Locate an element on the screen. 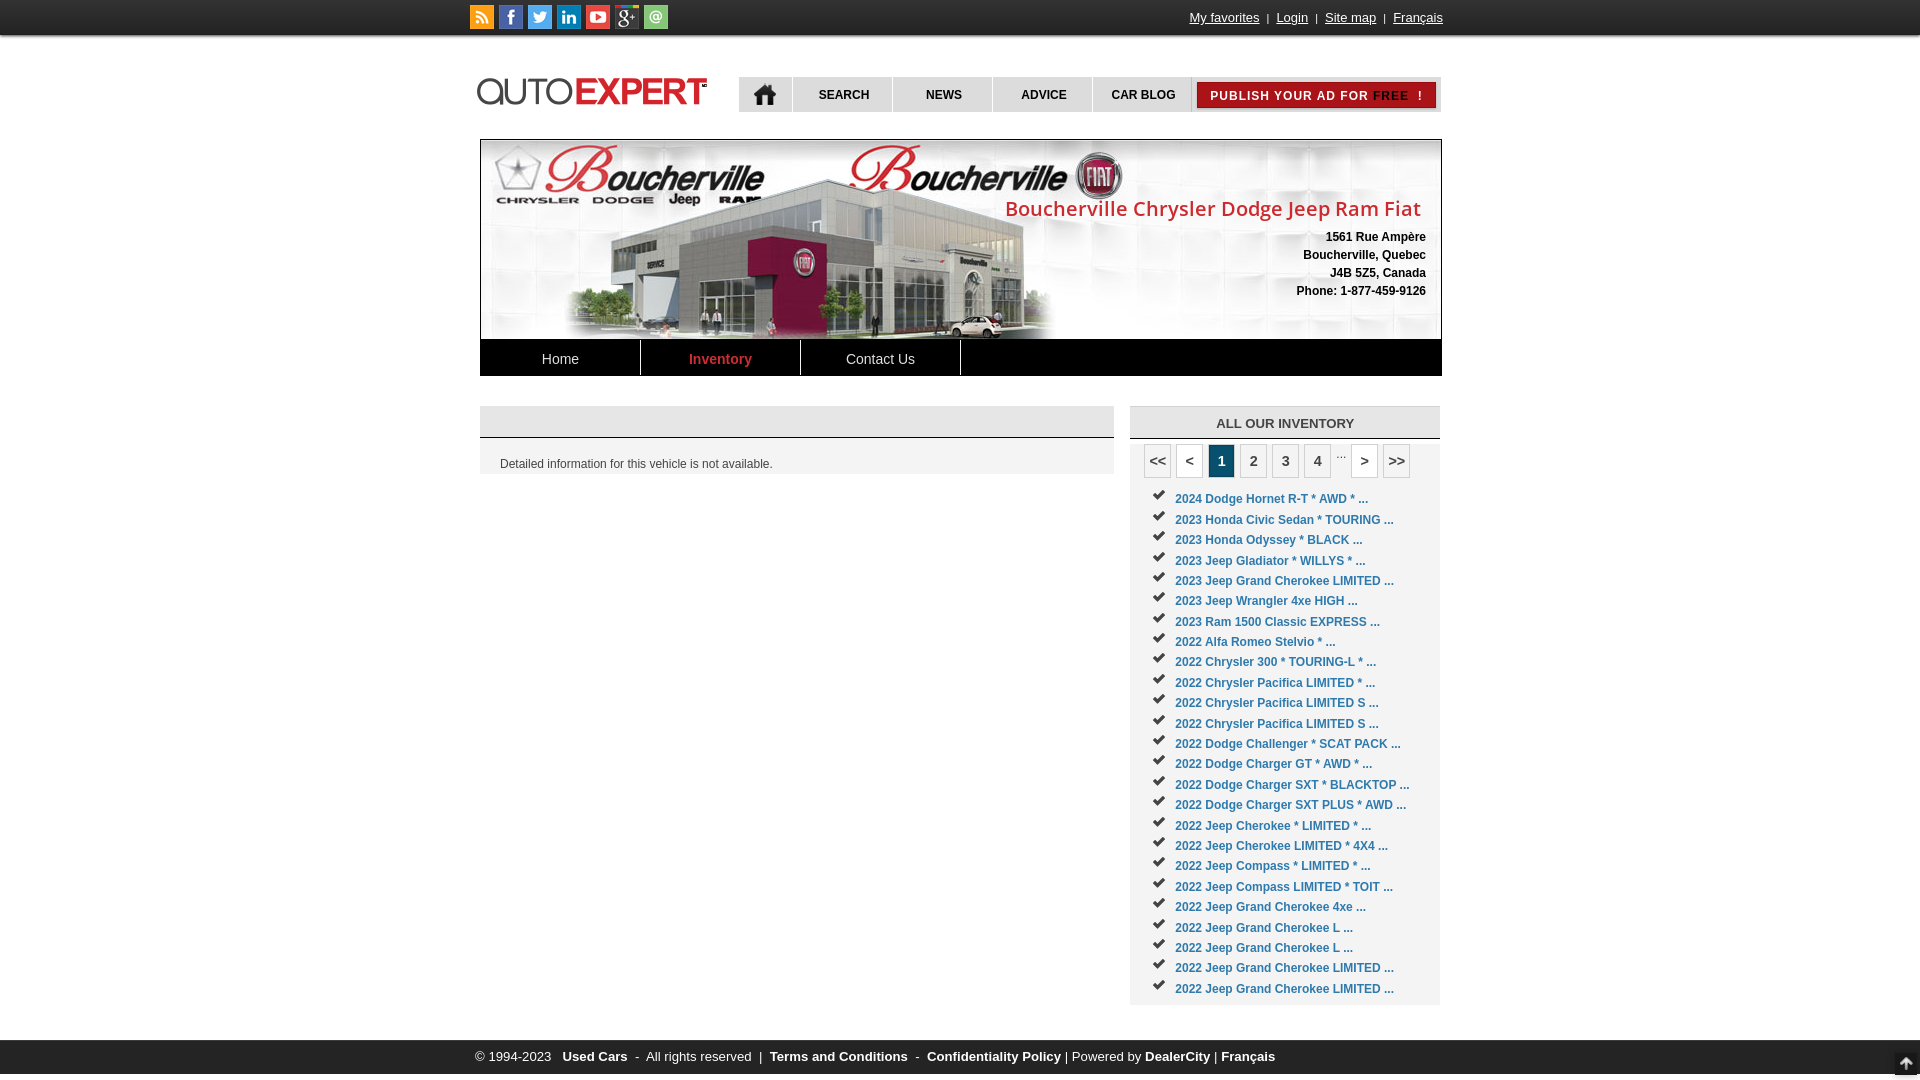 The image size is (1920, 1080). 'Contact autoExpert.ca' is located at coordinates (656, 24).